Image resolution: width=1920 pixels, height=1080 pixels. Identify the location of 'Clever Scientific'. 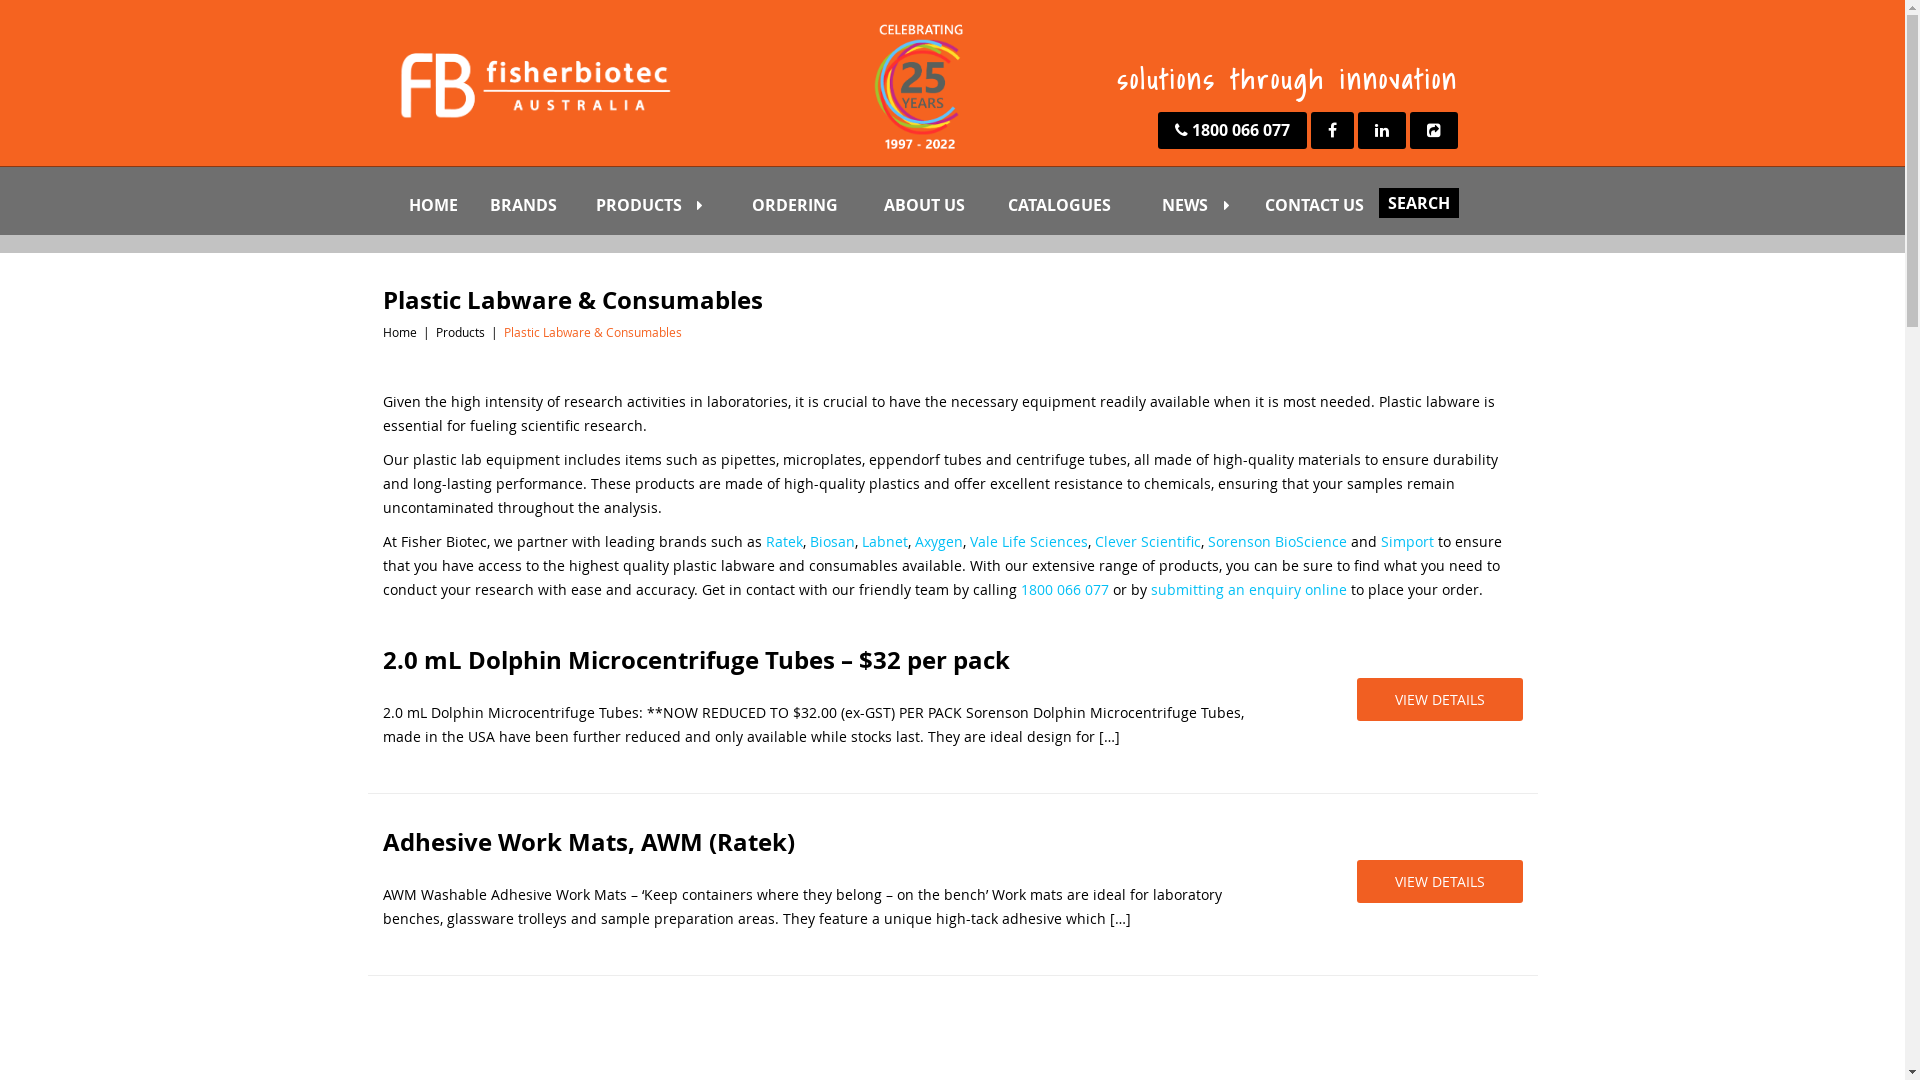
(1147, 541).